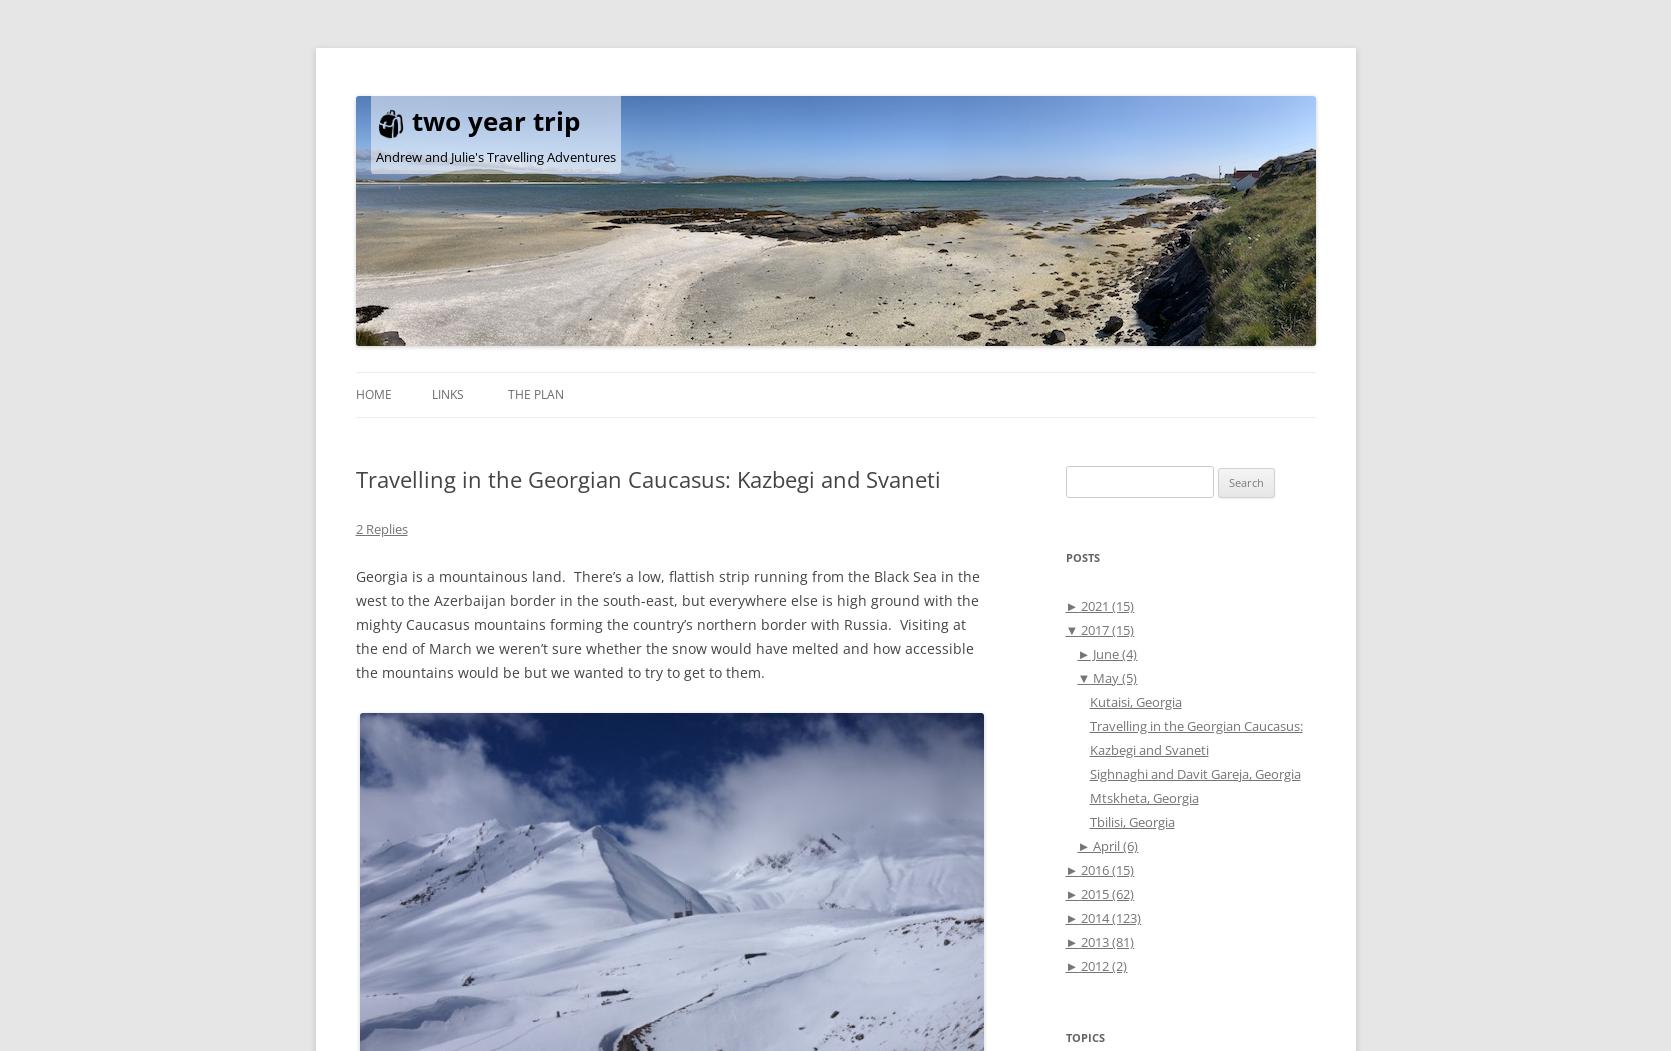 This screenshot has width=1671, height=1051. I want to click on '2021 (15)', so click(1076, 606).